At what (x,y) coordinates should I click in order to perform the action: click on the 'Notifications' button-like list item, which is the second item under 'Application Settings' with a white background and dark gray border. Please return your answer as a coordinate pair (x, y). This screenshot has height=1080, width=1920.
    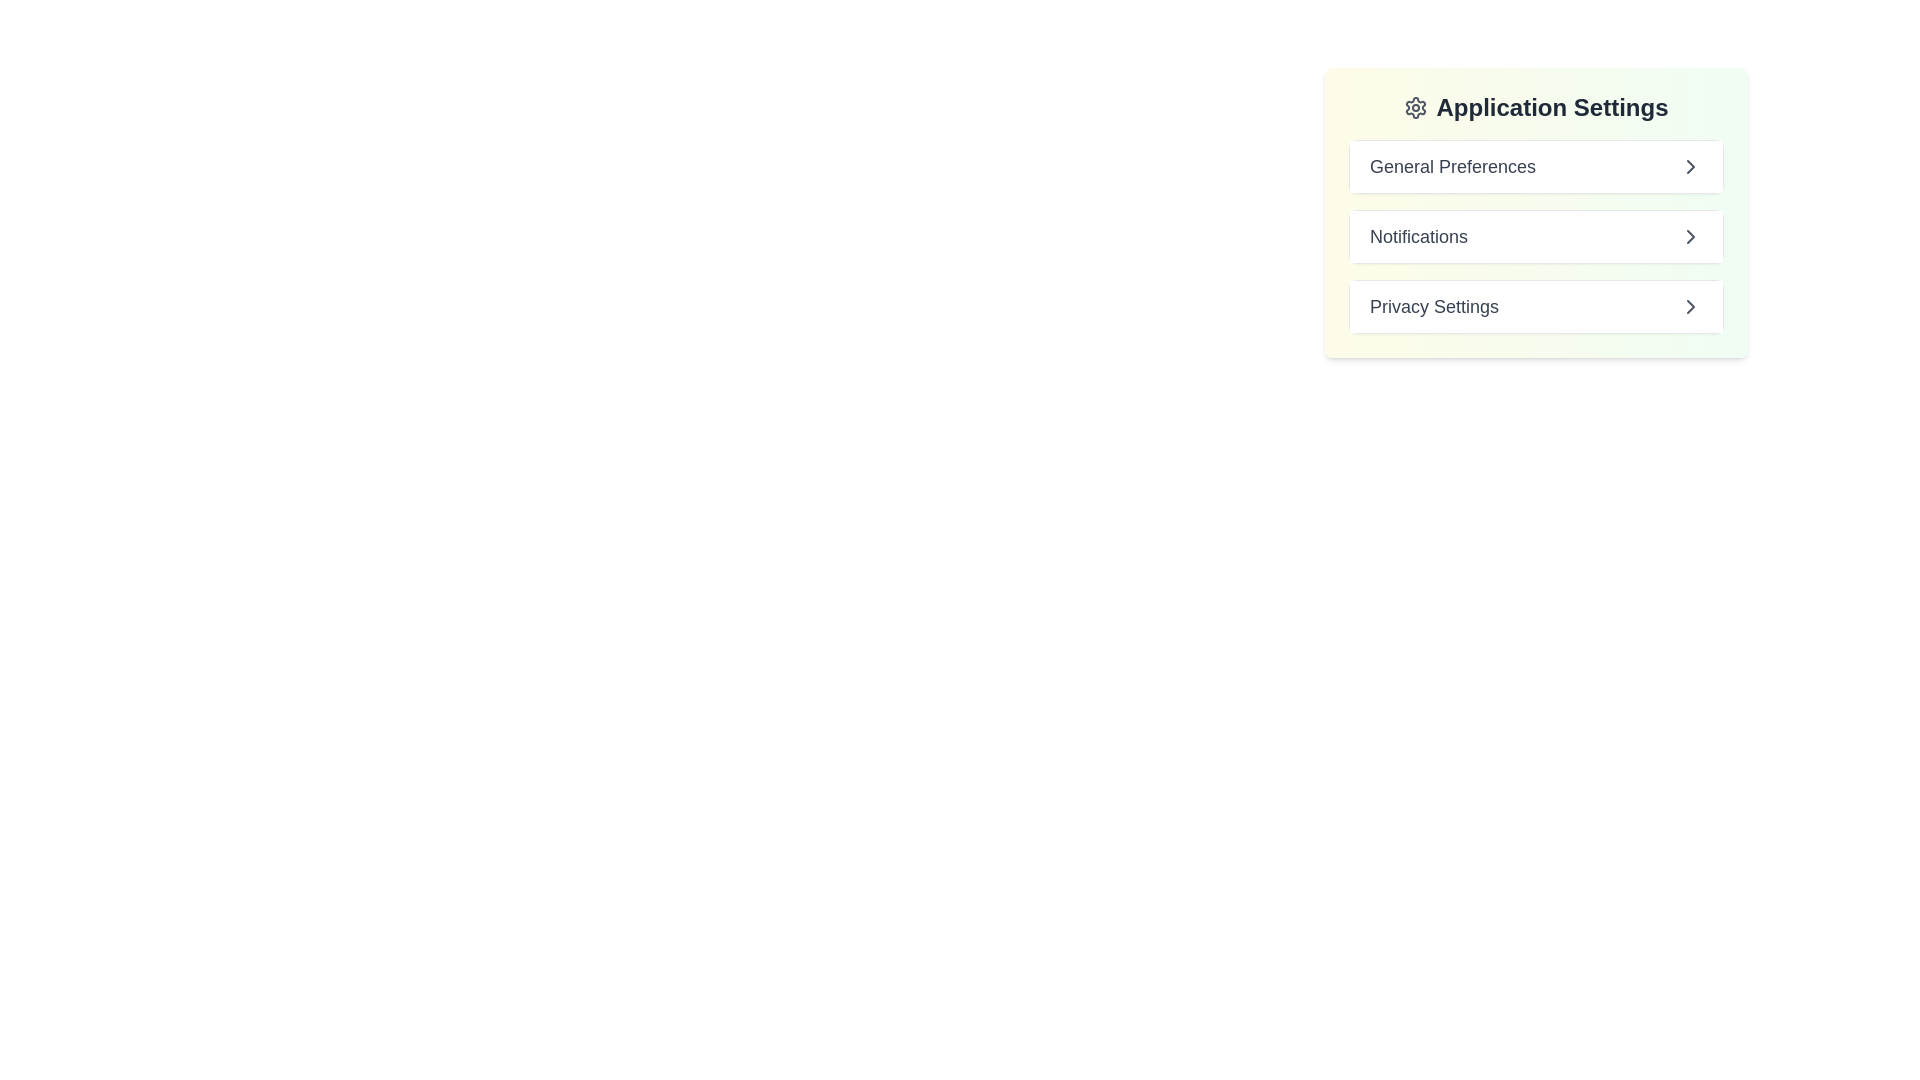
    Looking at the image, I should click on (1535, 235).